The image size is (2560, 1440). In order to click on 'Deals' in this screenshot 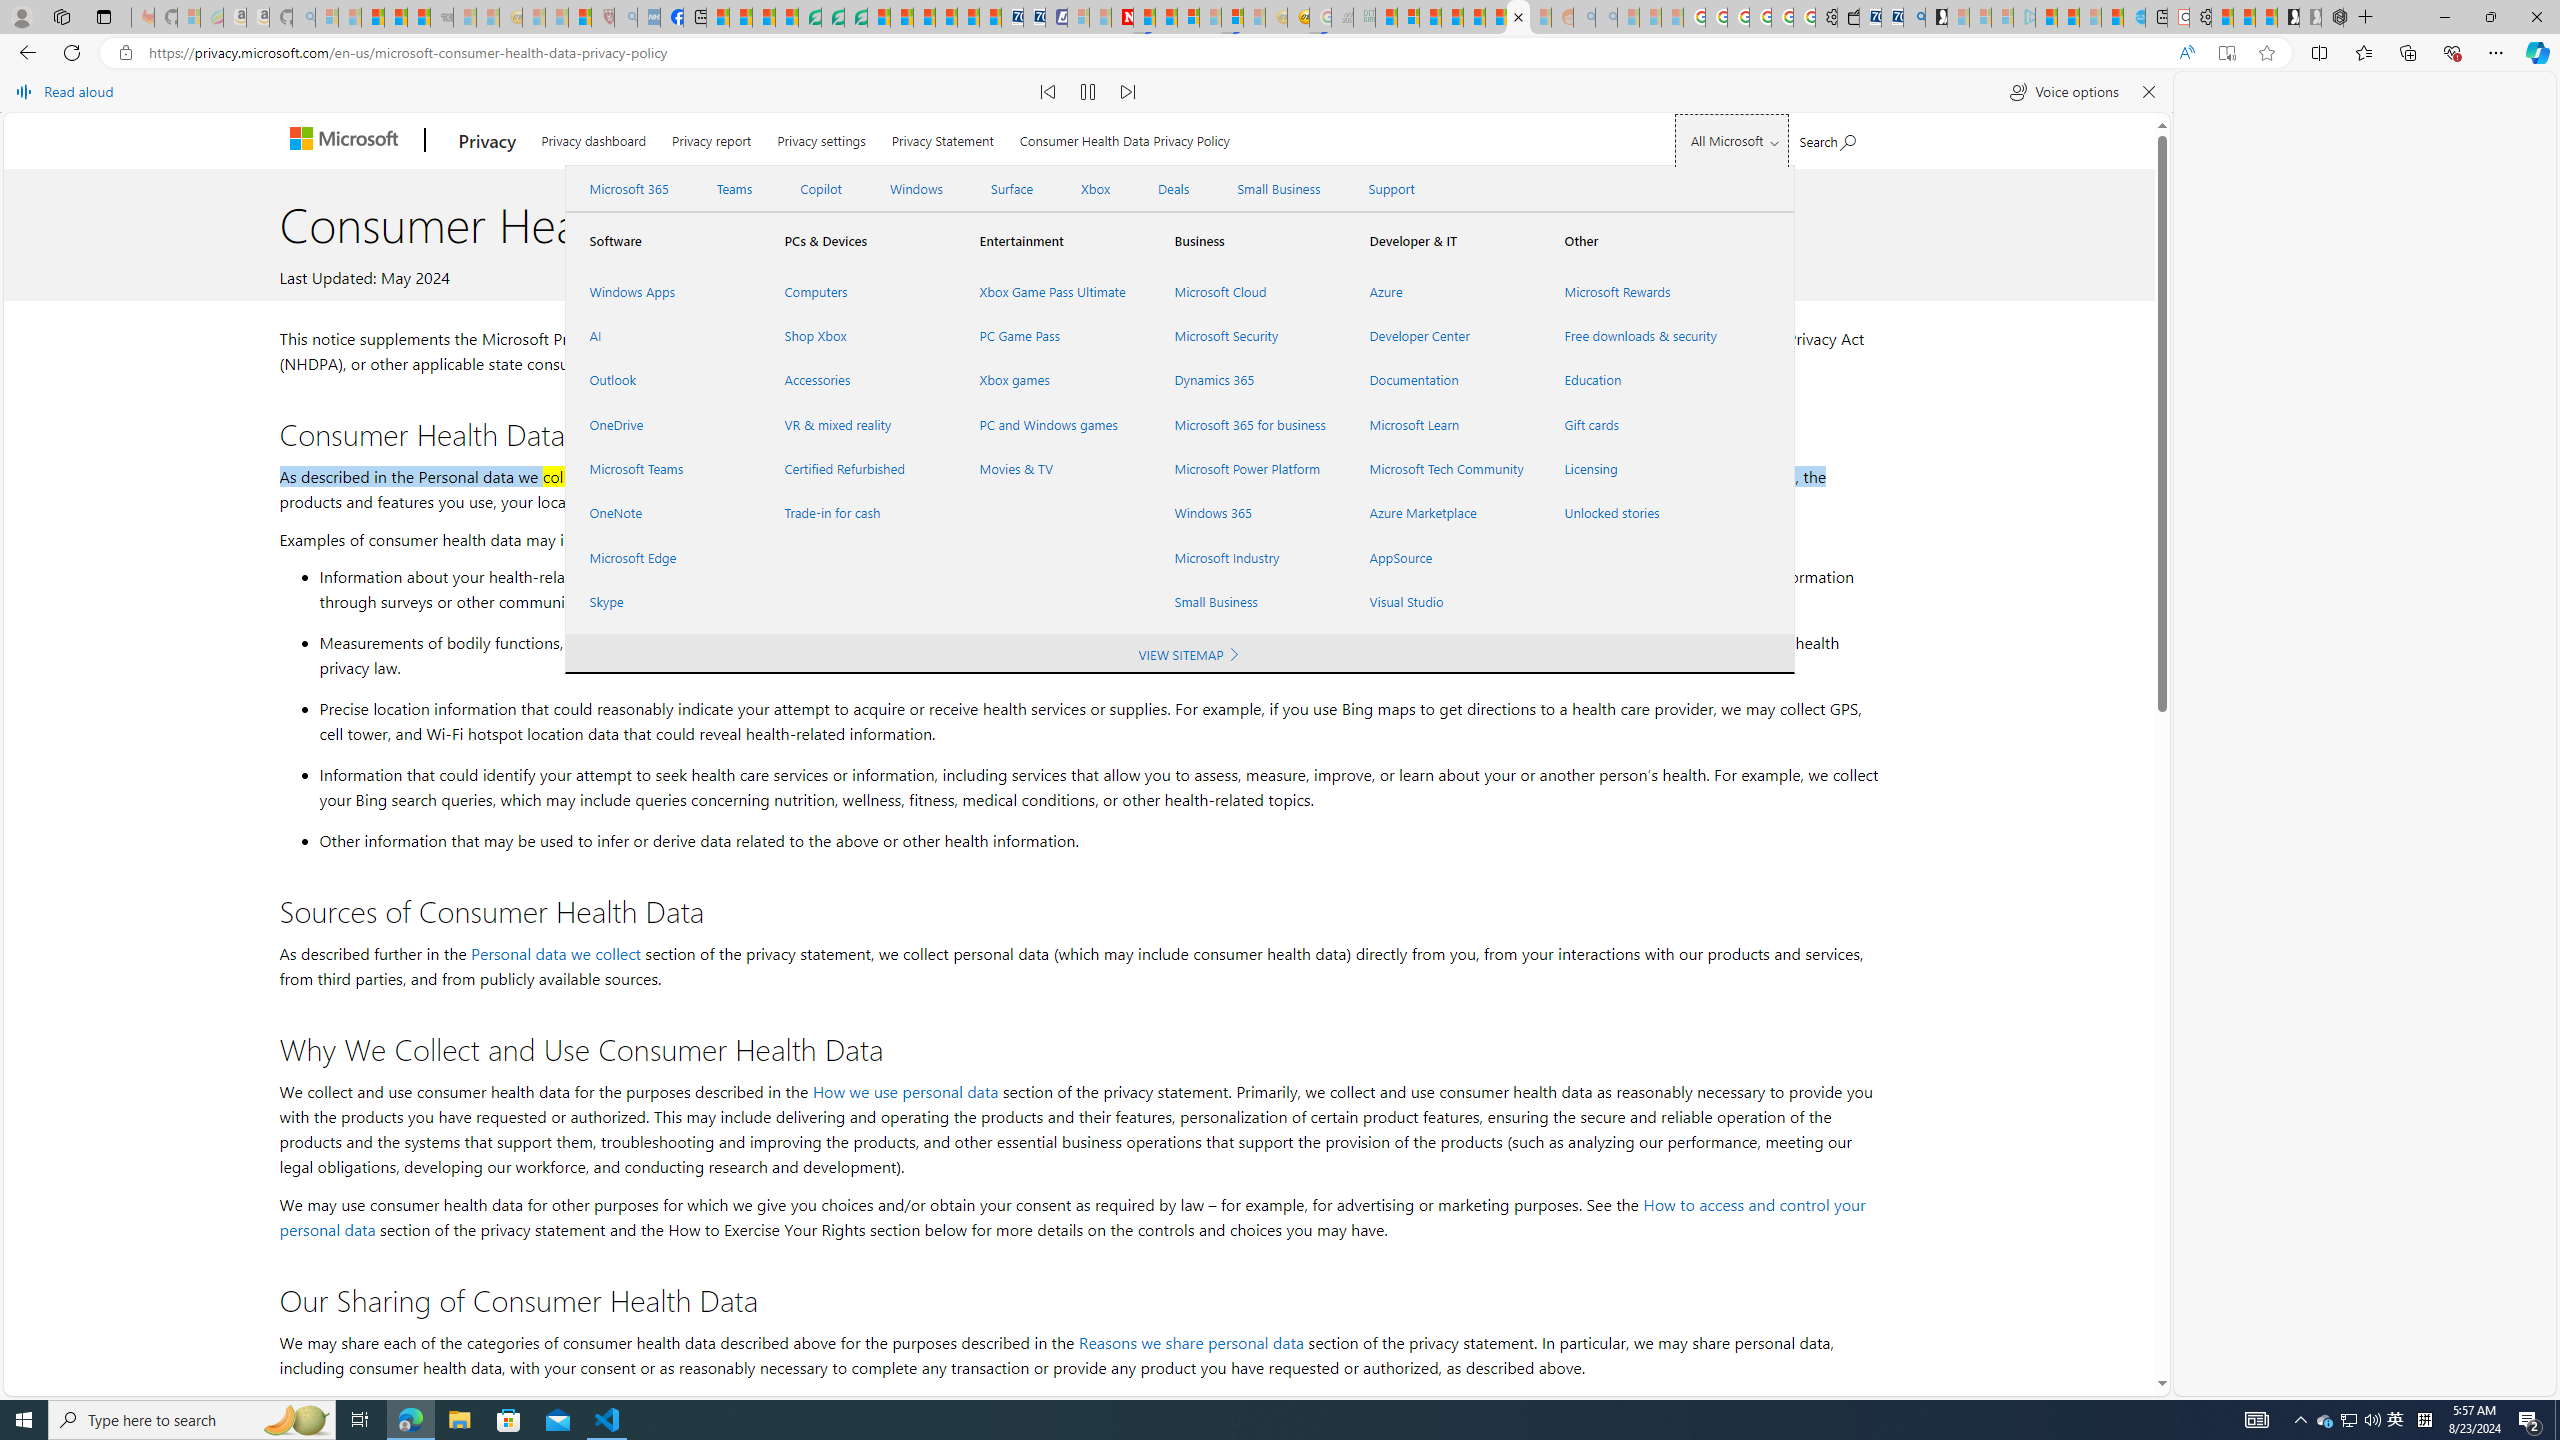, I will do `click(1173, 188)`.